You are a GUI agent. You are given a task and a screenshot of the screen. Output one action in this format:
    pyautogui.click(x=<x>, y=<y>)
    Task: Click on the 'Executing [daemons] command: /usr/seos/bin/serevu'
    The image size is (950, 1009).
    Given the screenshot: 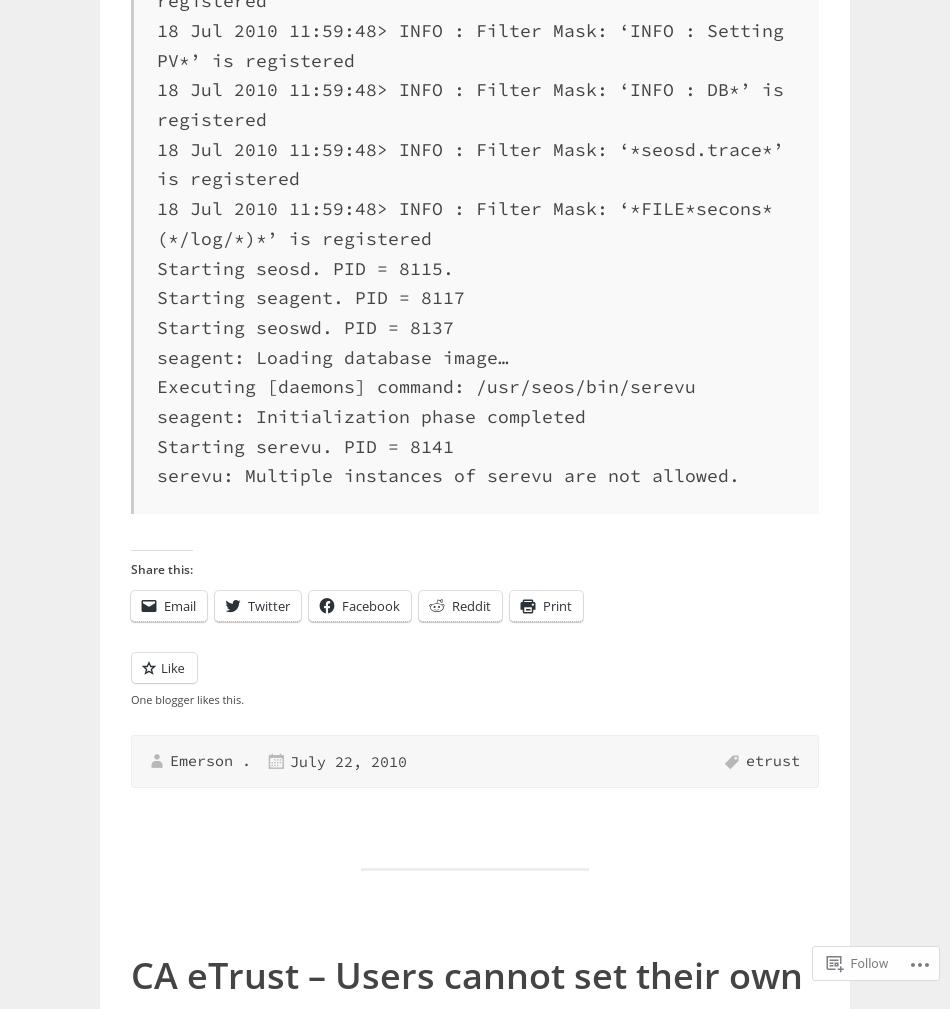 What is the action you would take?
    pyautogui.click(x=425, y=385)
    